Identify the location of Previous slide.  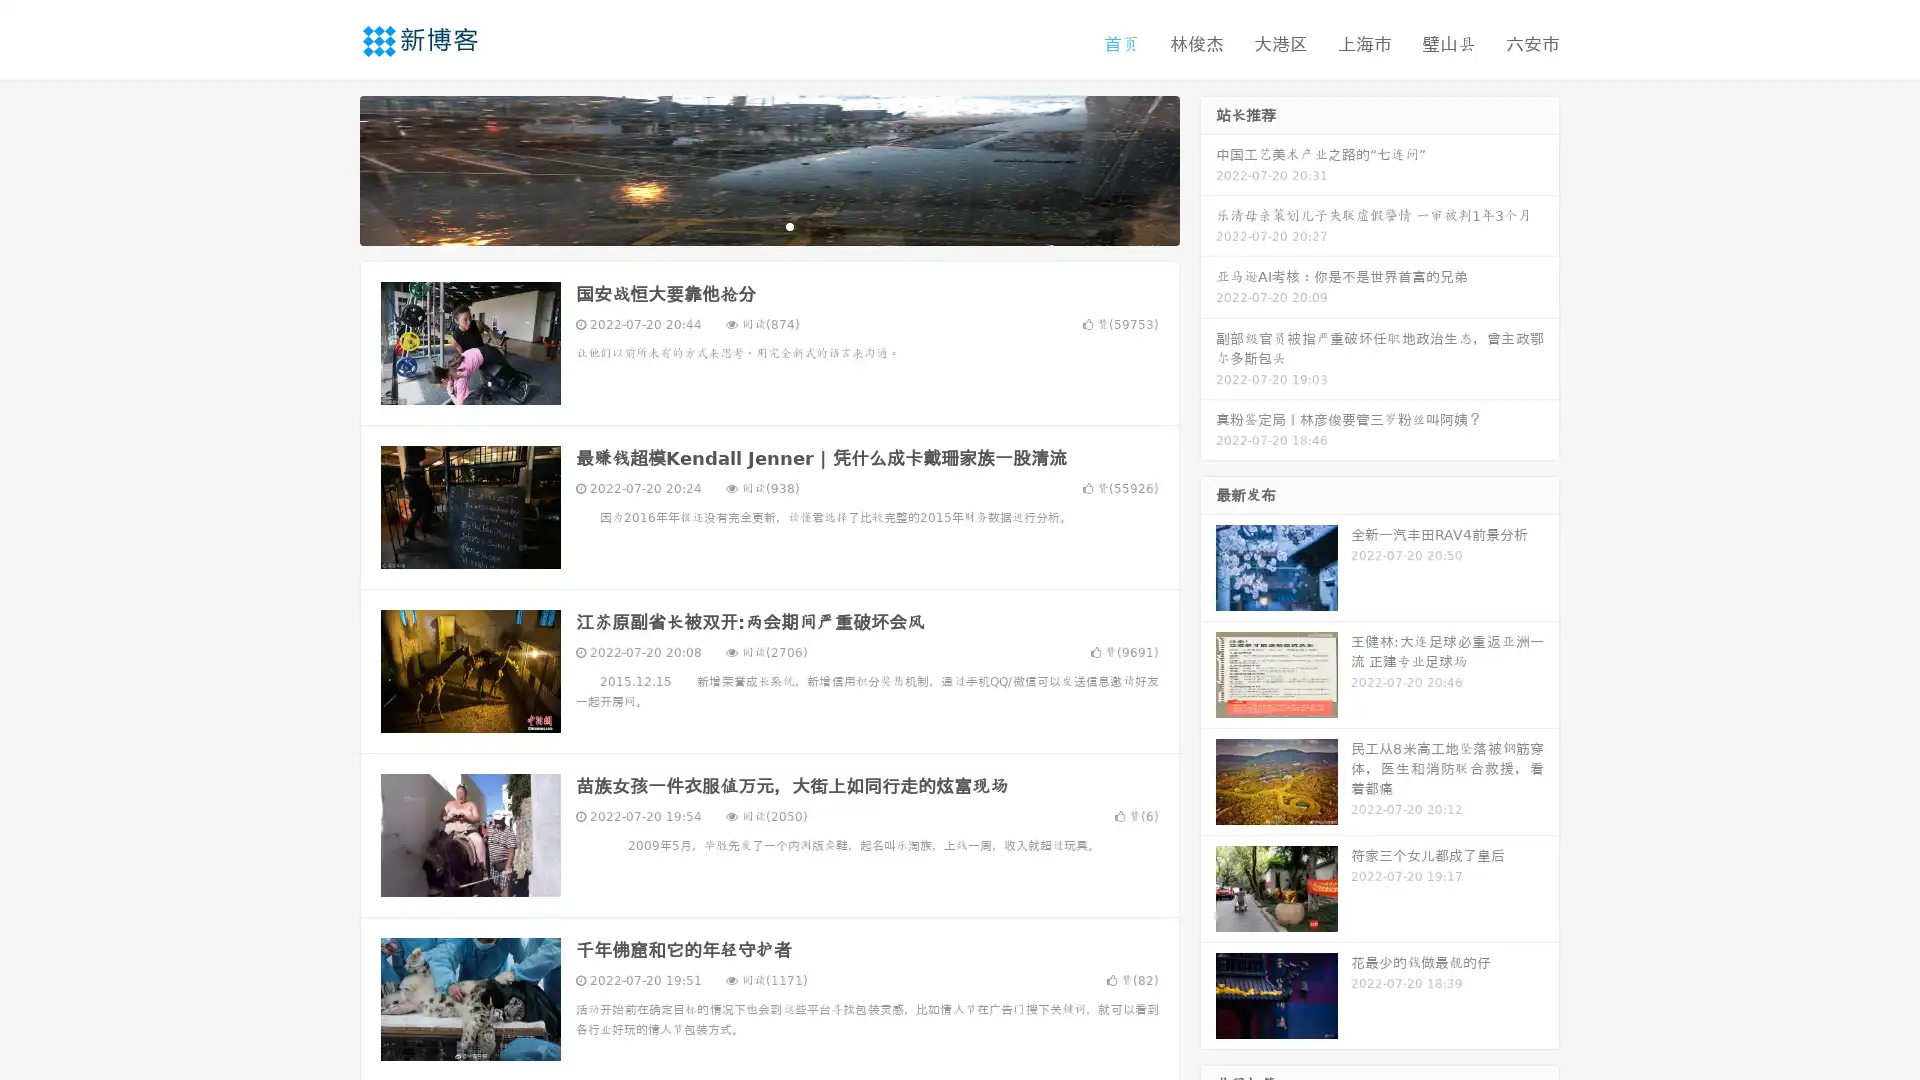
(330, 168).